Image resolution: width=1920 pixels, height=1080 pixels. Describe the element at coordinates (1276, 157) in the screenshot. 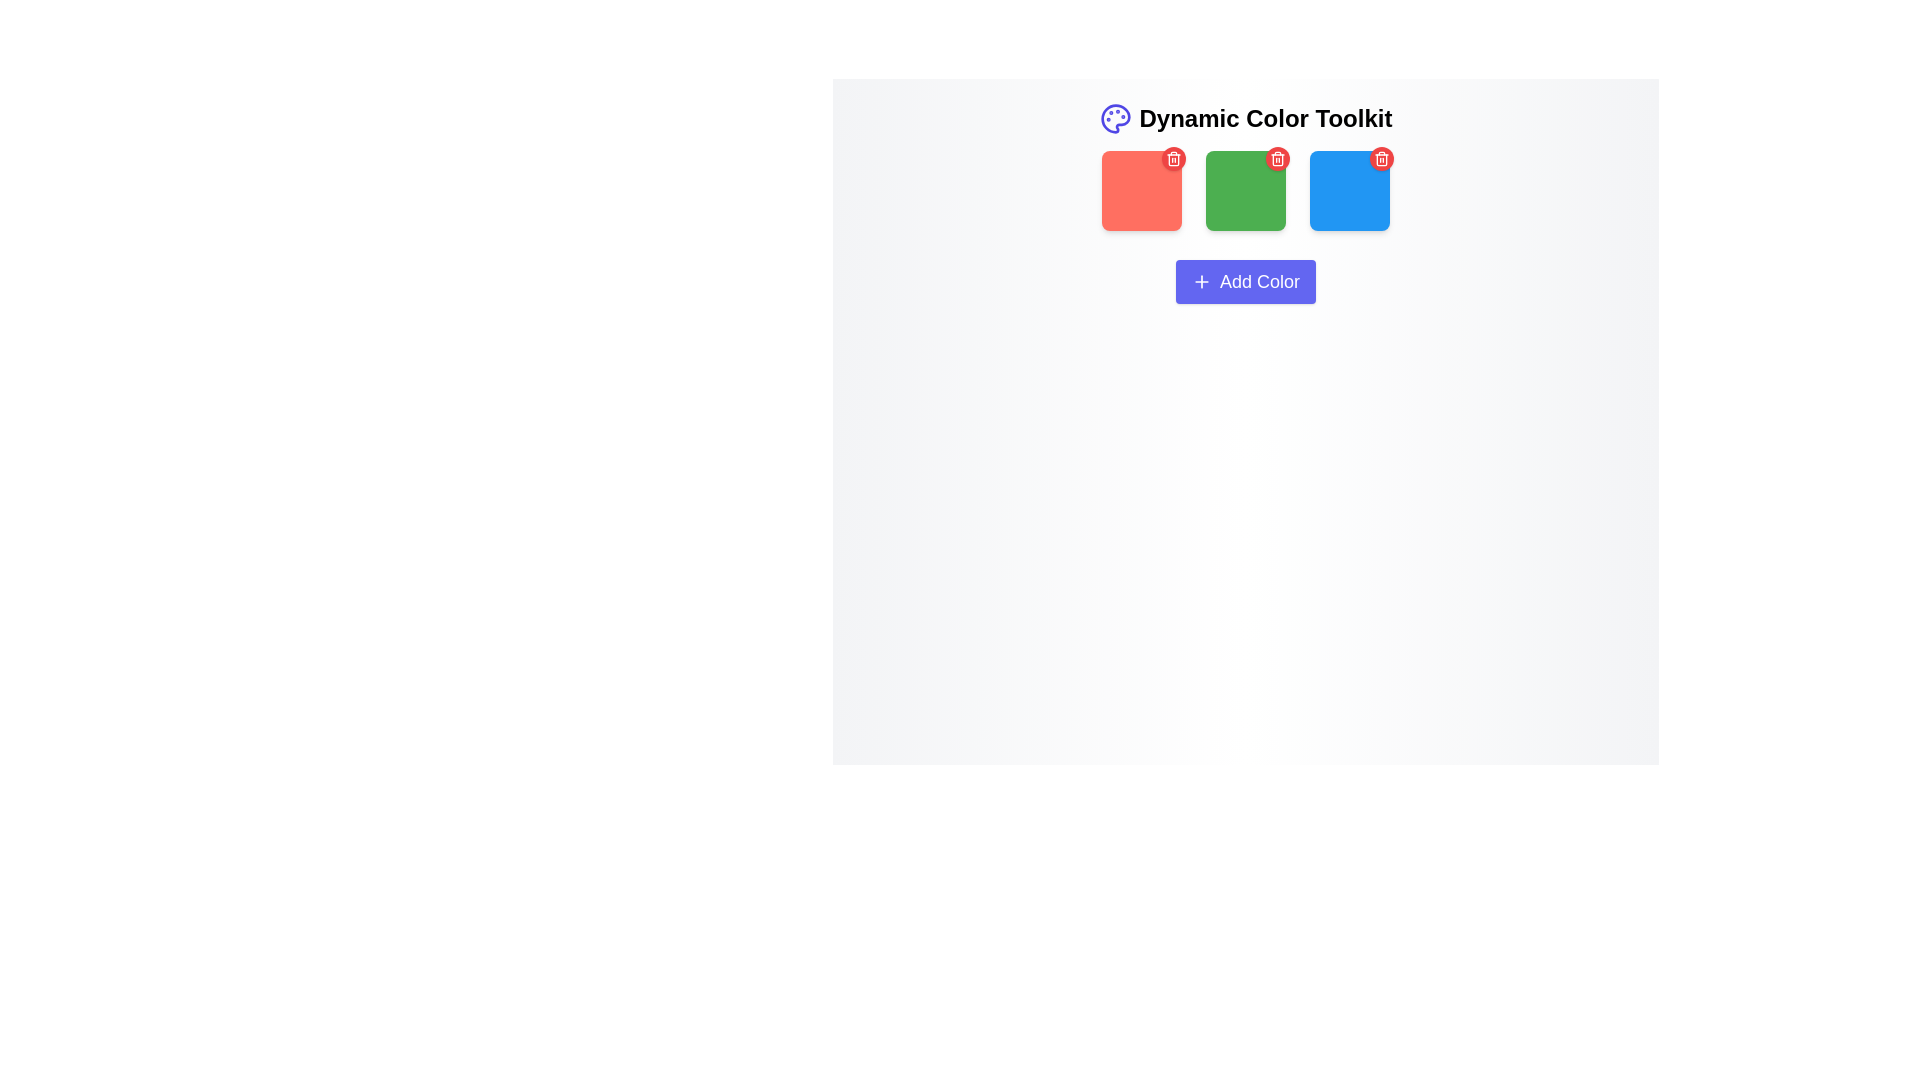

I see `the trash can icon button with a red background located at the upper right corner of the green color tile` at that location.